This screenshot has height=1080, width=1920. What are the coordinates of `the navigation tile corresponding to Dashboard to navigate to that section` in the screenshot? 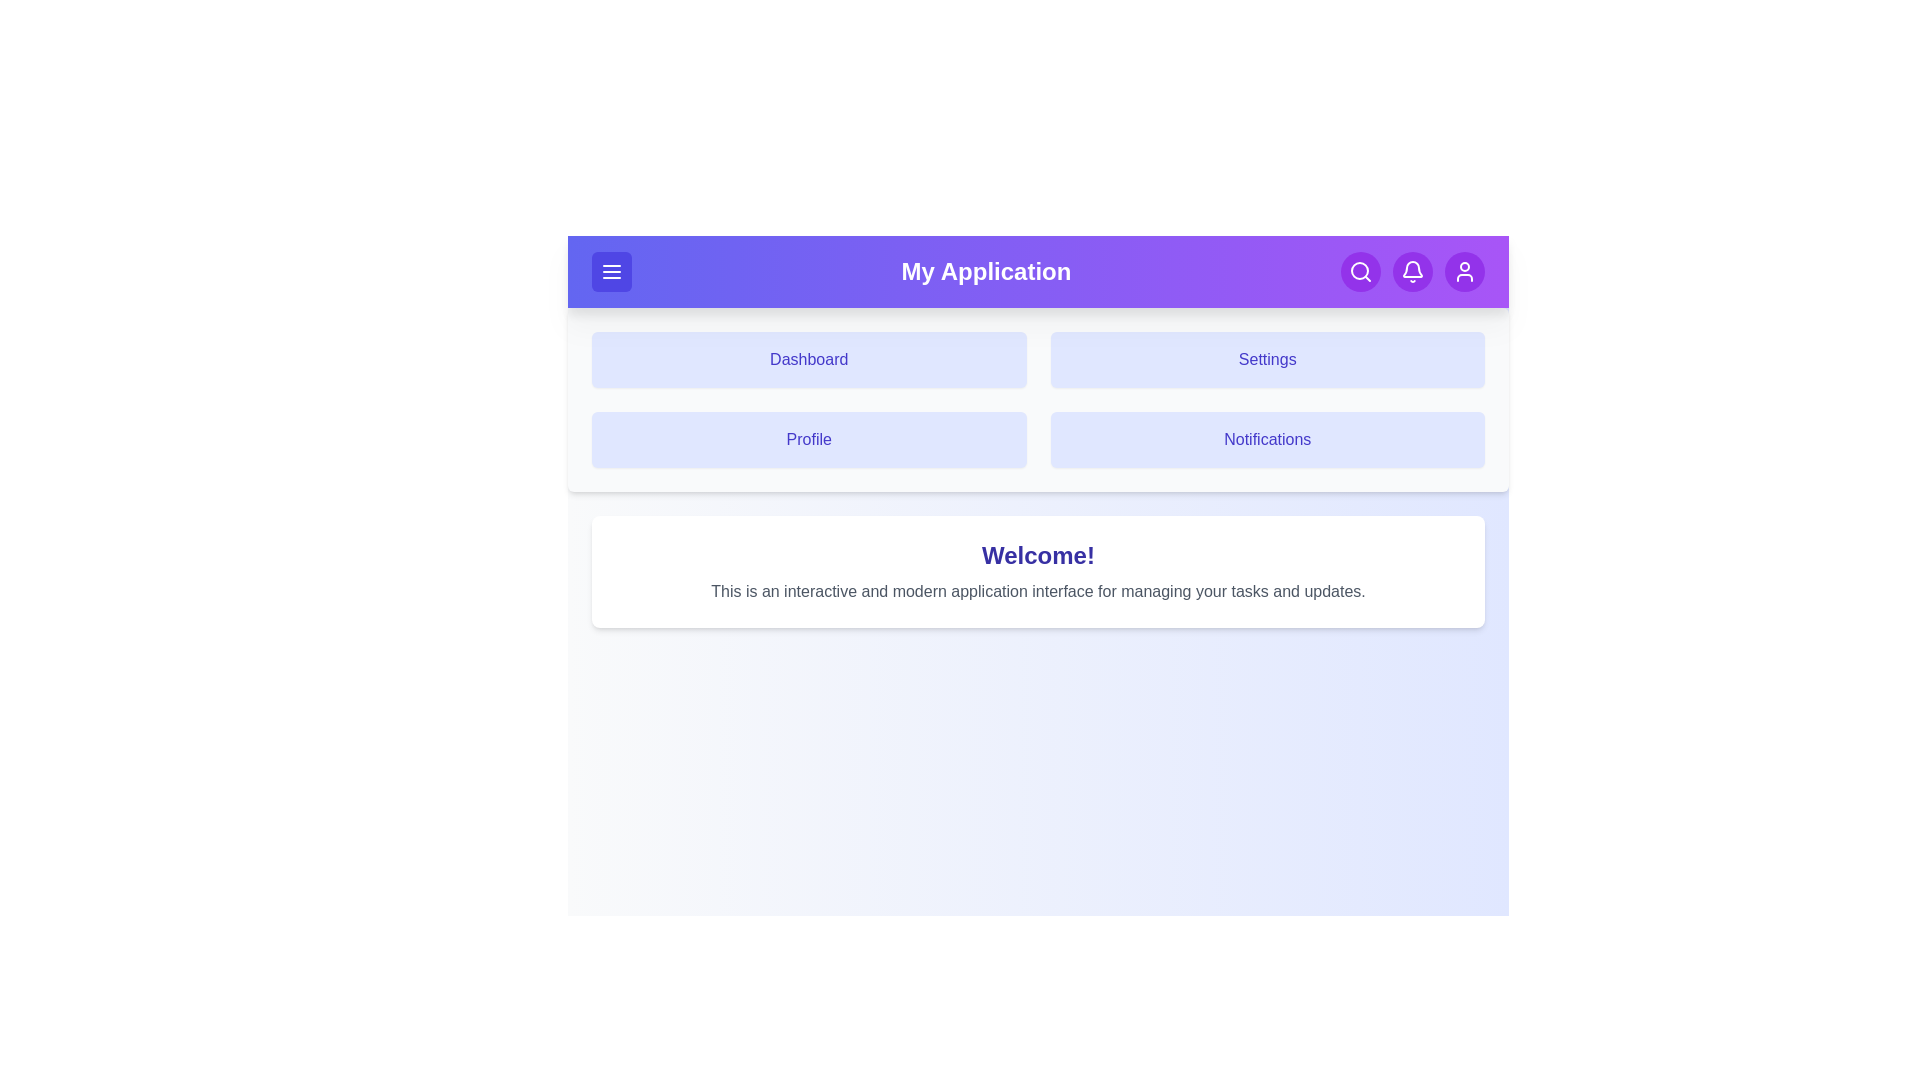 It's located at (809, 358).